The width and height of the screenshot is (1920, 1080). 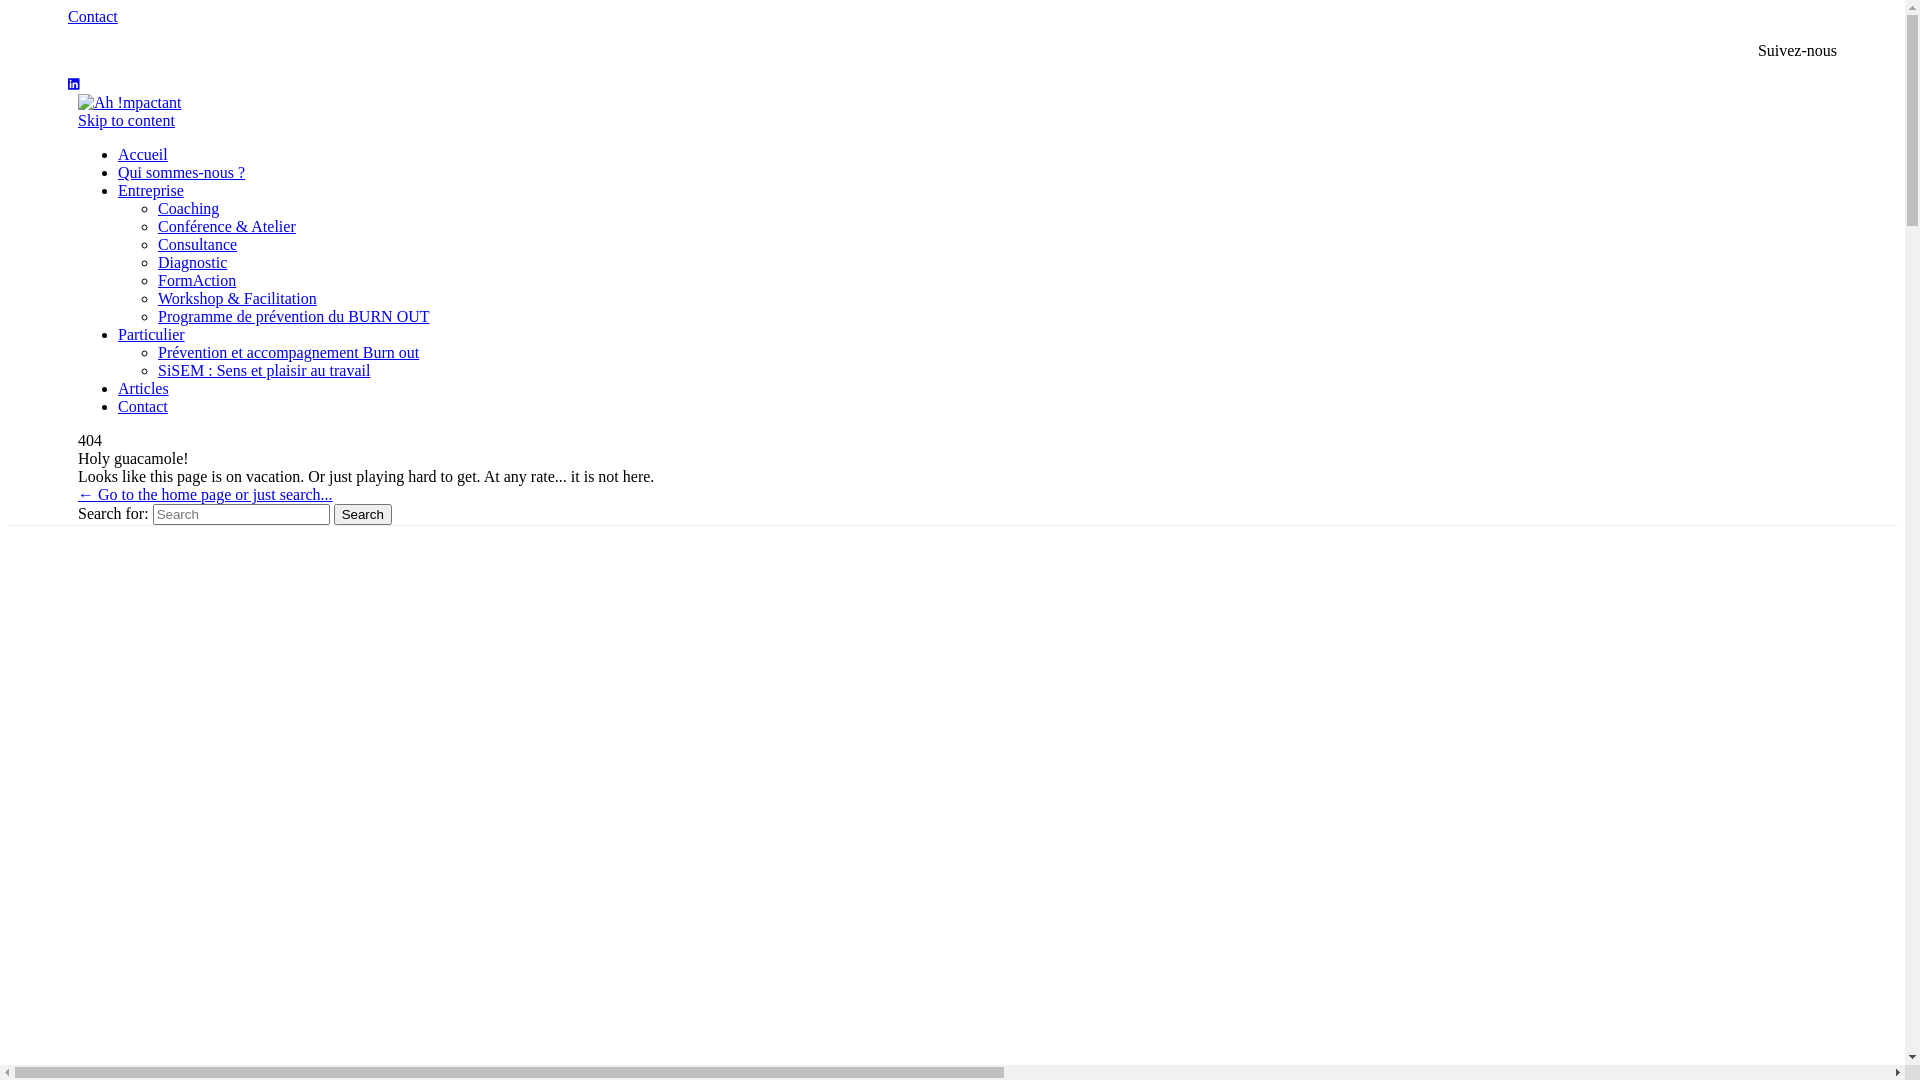 What do you see at coordinates (91, 16) in the screenshot?
I see `'Contact'` at bounding box center [91, 16].